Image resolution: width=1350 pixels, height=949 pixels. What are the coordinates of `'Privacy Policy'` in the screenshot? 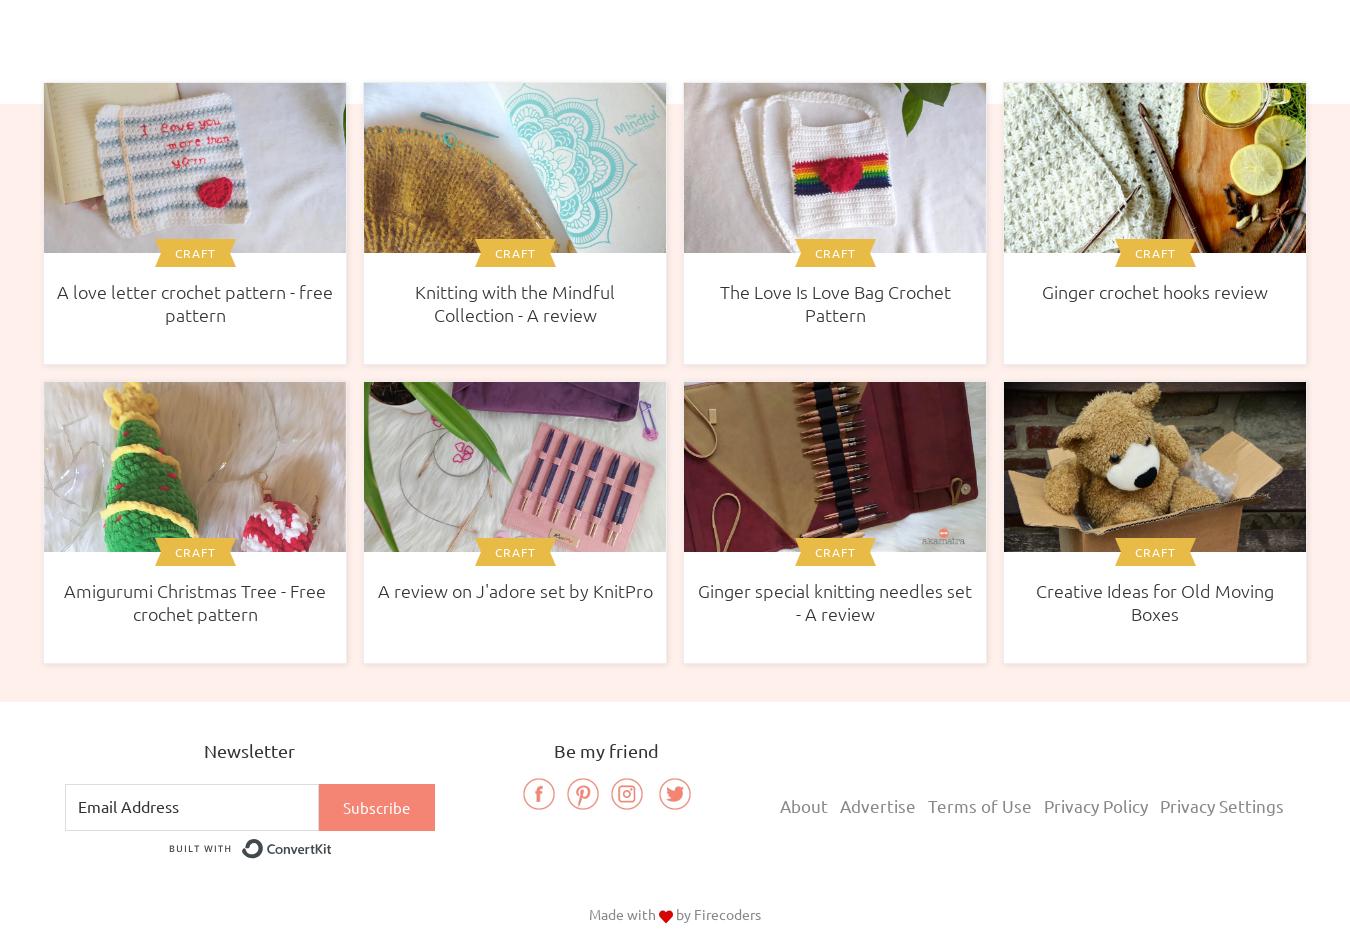 It's located at (1096, 804).